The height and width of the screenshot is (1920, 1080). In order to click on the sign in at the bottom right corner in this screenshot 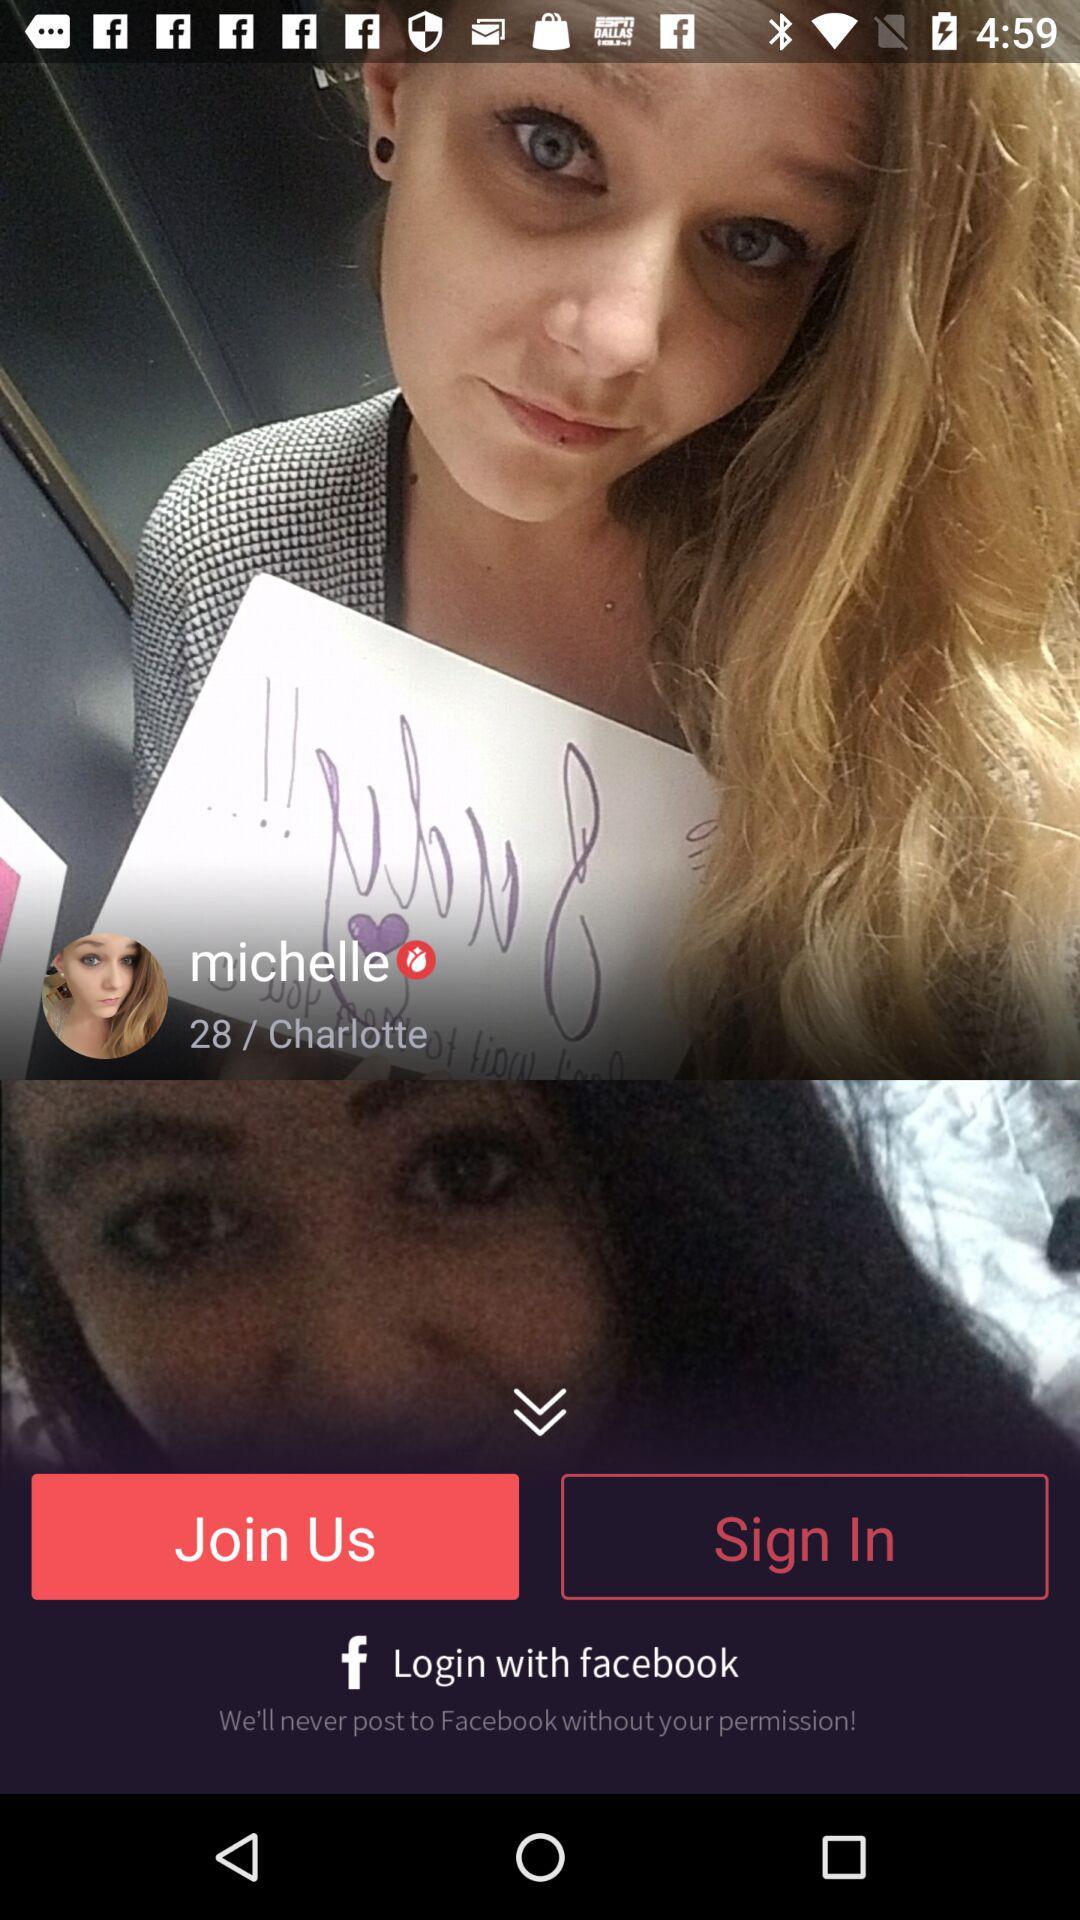, I will do `click(803, 1535)`.